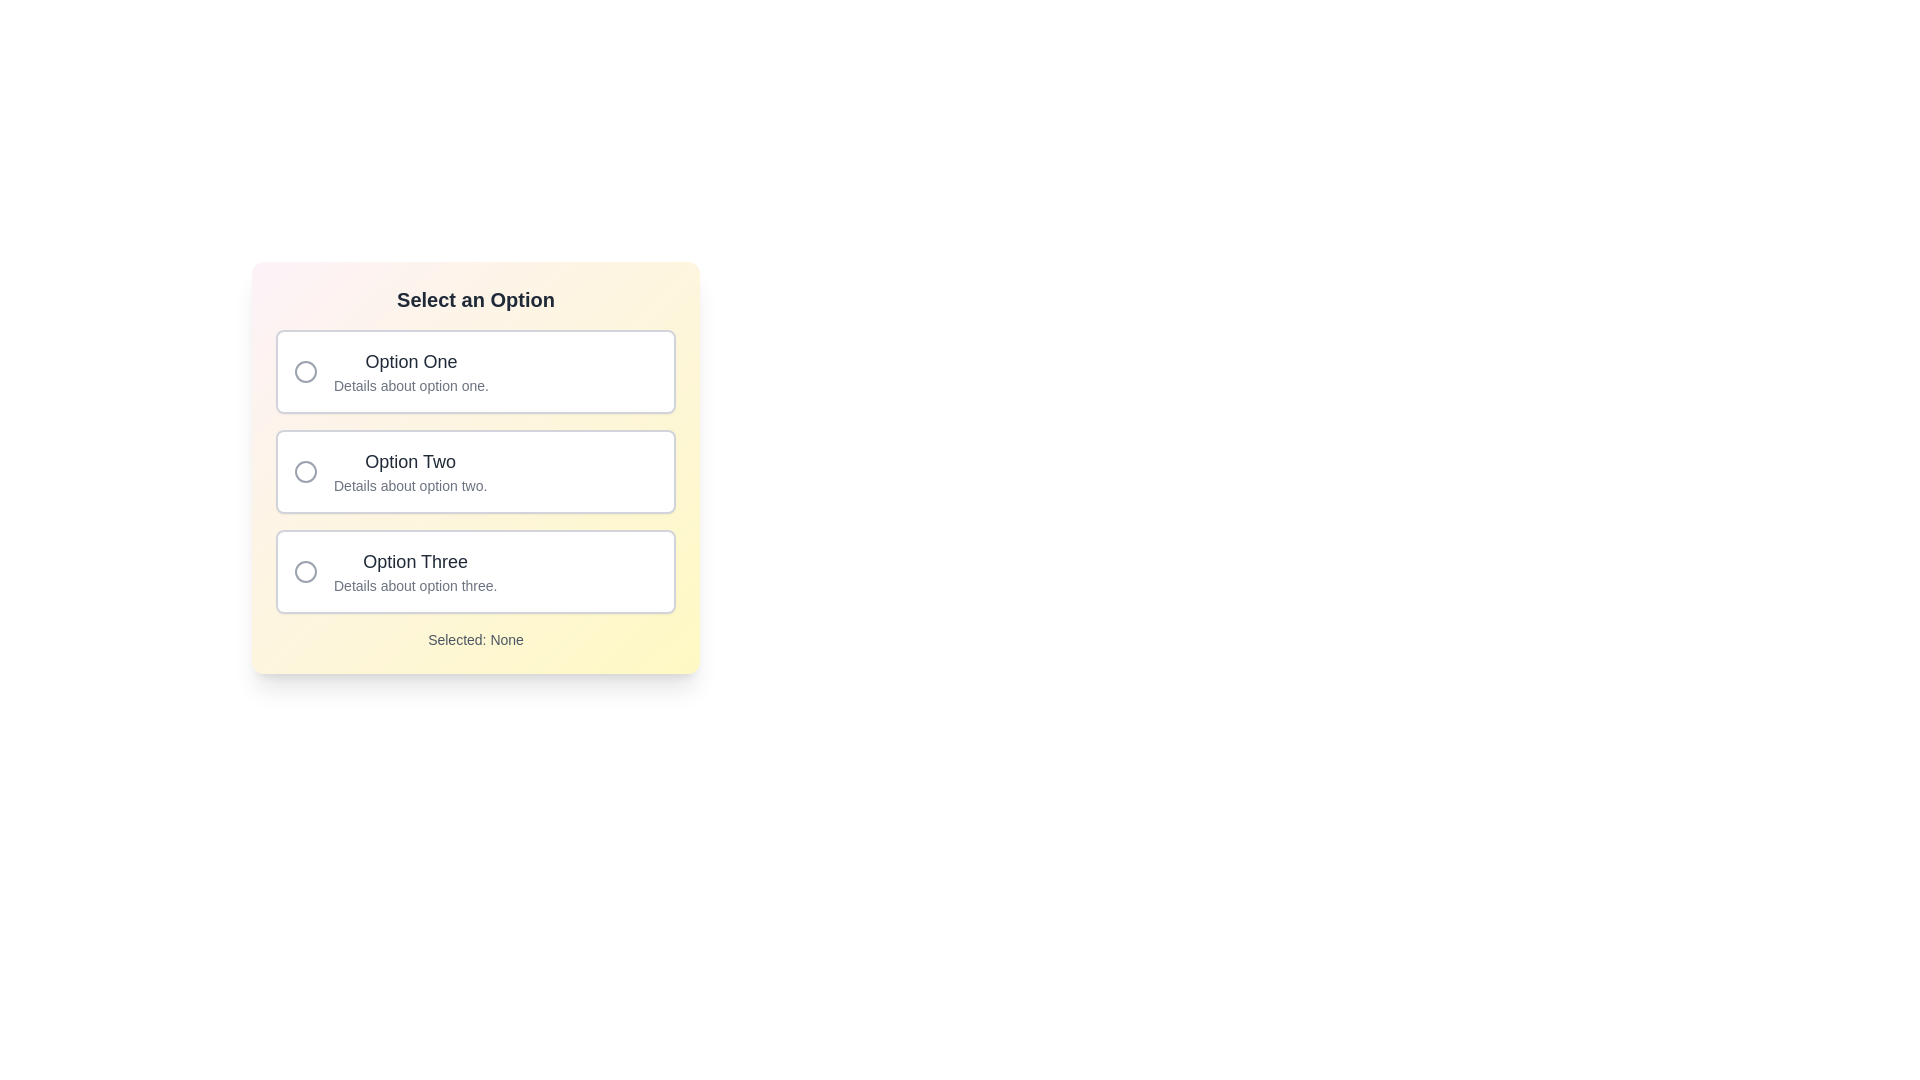 The height and width of the screenshot is (1080, 1920). Describe the element at coordinates (305, 471) in the screenshot. I see `the circular component of the 'Option Two' selection indicator, which is part of a three-option selectable group` at that location.